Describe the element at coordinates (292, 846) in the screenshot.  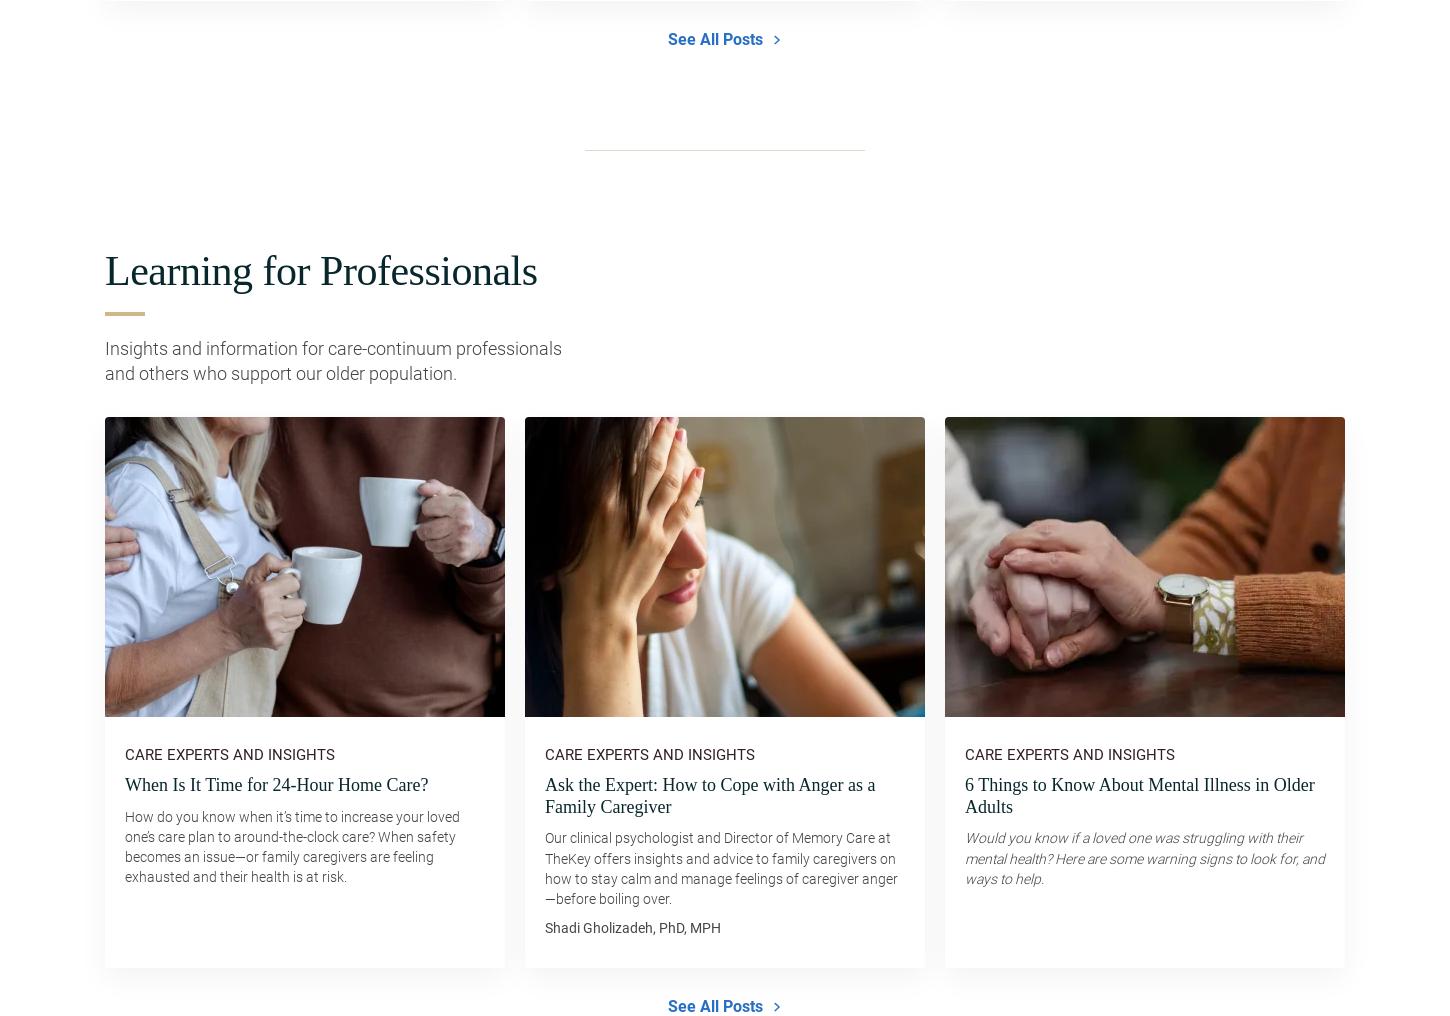
I see `'How do you know when it’s time to increase your loved one’s care plan to around-the-clock care? When safety becomes an issue—or family caregivers are feeling exhausted and their health is at risk.'` at that location.